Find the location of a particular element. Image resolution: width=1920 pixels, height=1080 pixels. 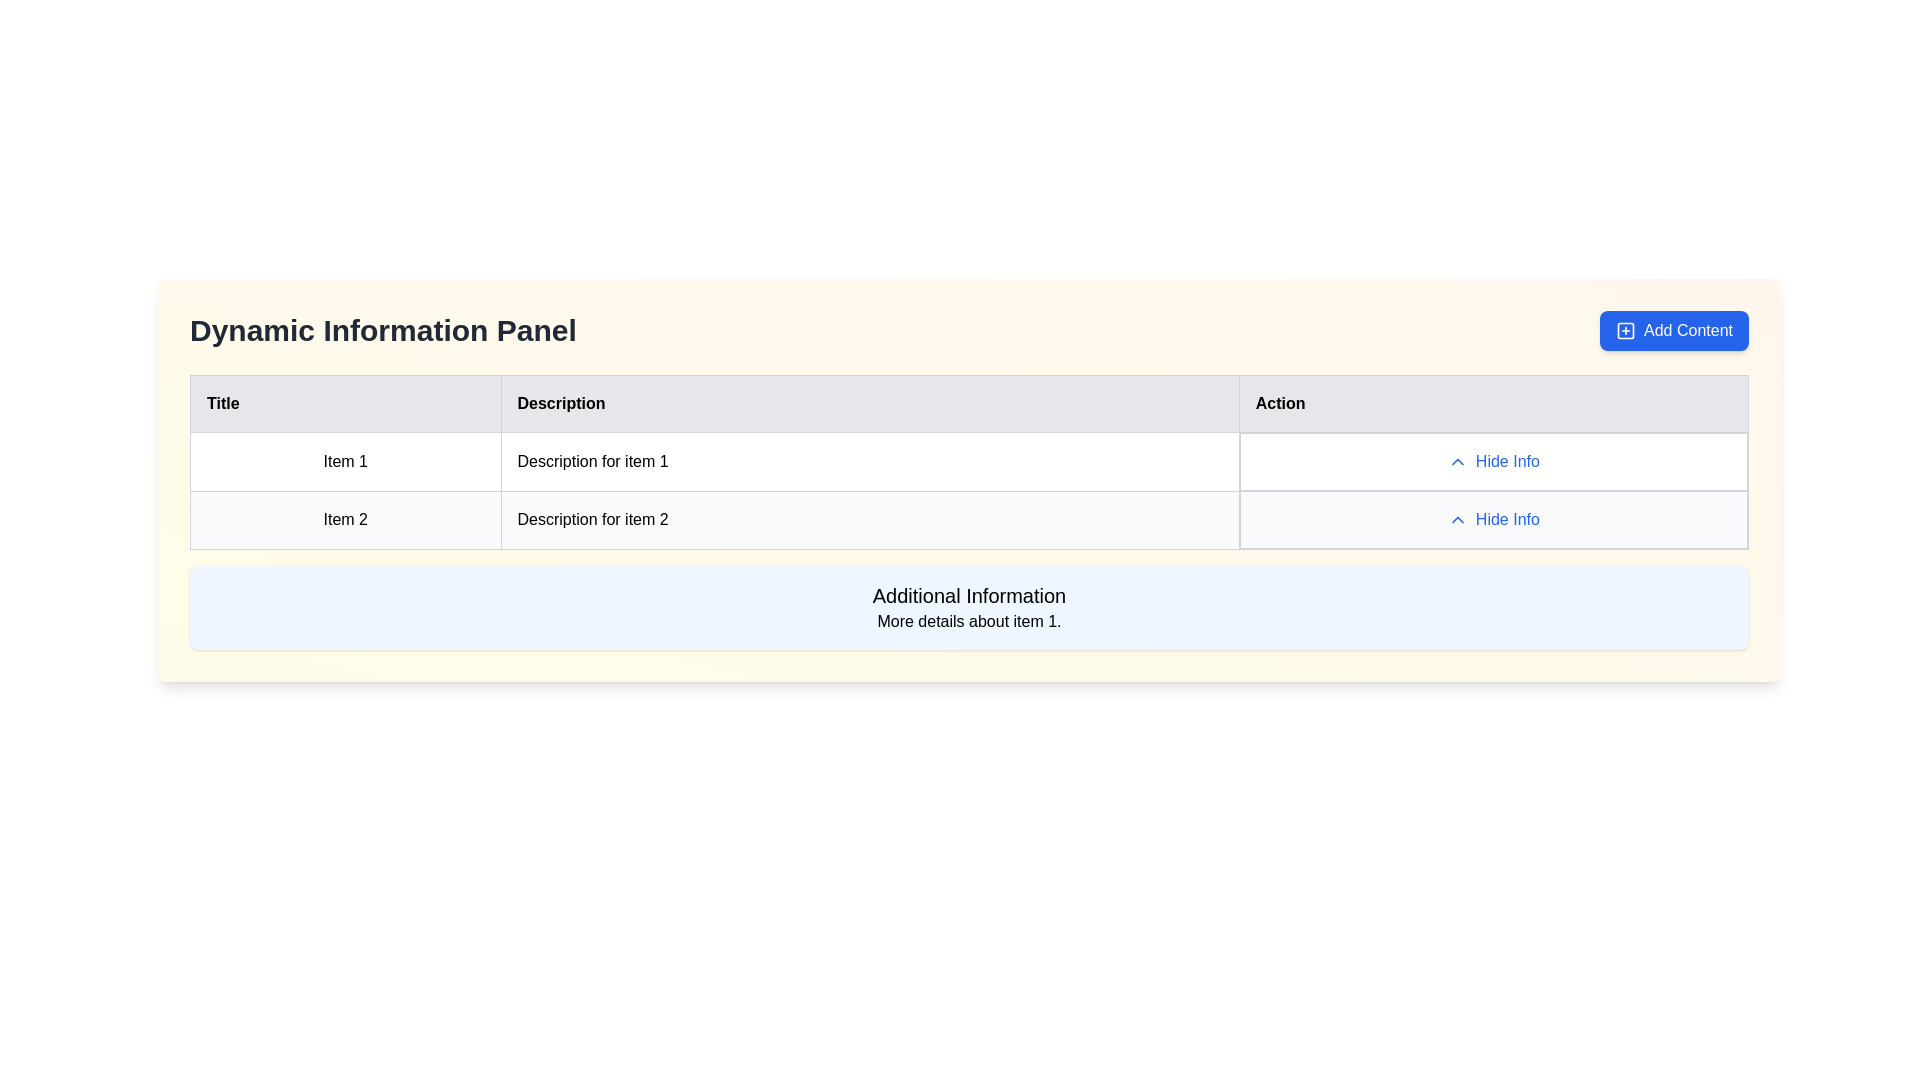

text content of the Text Label displaying 'Item 2', which is located in the second row of a table under the 'Title' column is located at coordinates (345, 519).